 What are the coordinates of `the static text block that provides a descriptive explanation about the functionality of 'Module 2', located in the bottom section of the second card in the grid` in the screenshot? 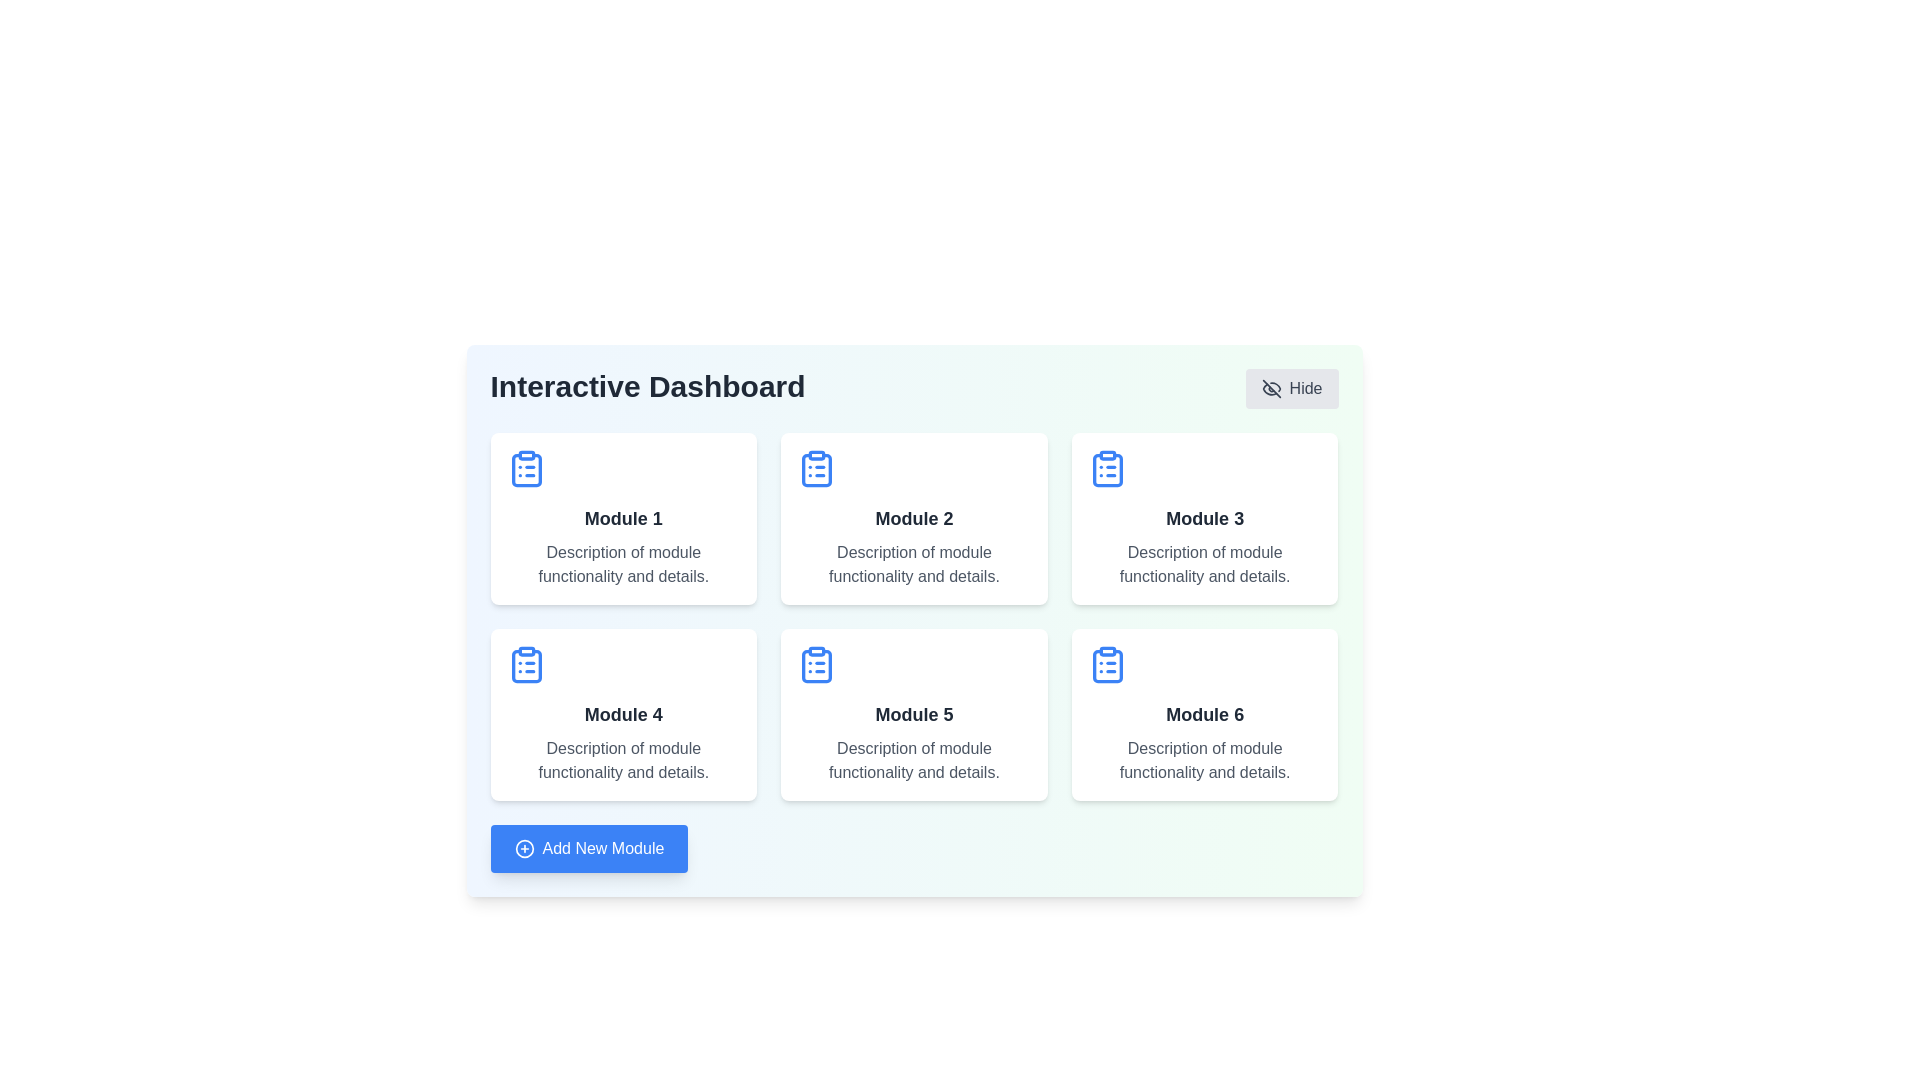 It's located at (913, 564).